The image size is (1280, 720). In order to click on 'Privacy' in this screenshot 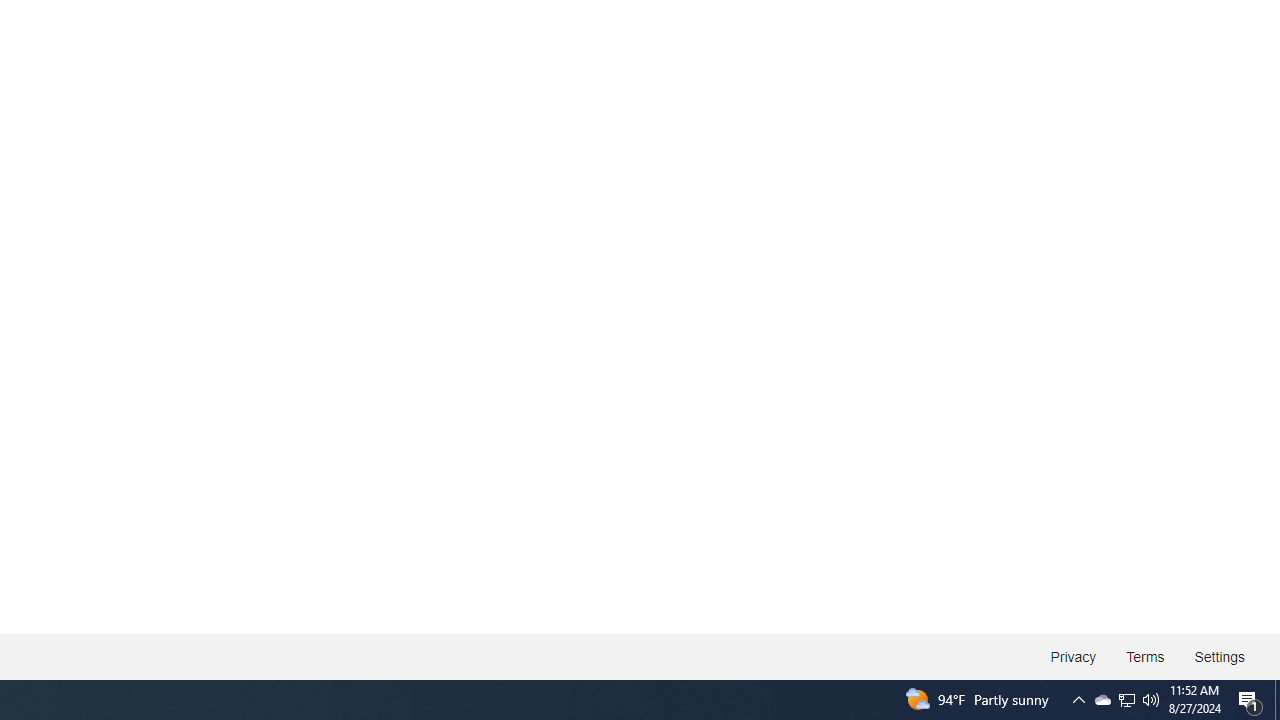, I will do `click(1072, 657)`.